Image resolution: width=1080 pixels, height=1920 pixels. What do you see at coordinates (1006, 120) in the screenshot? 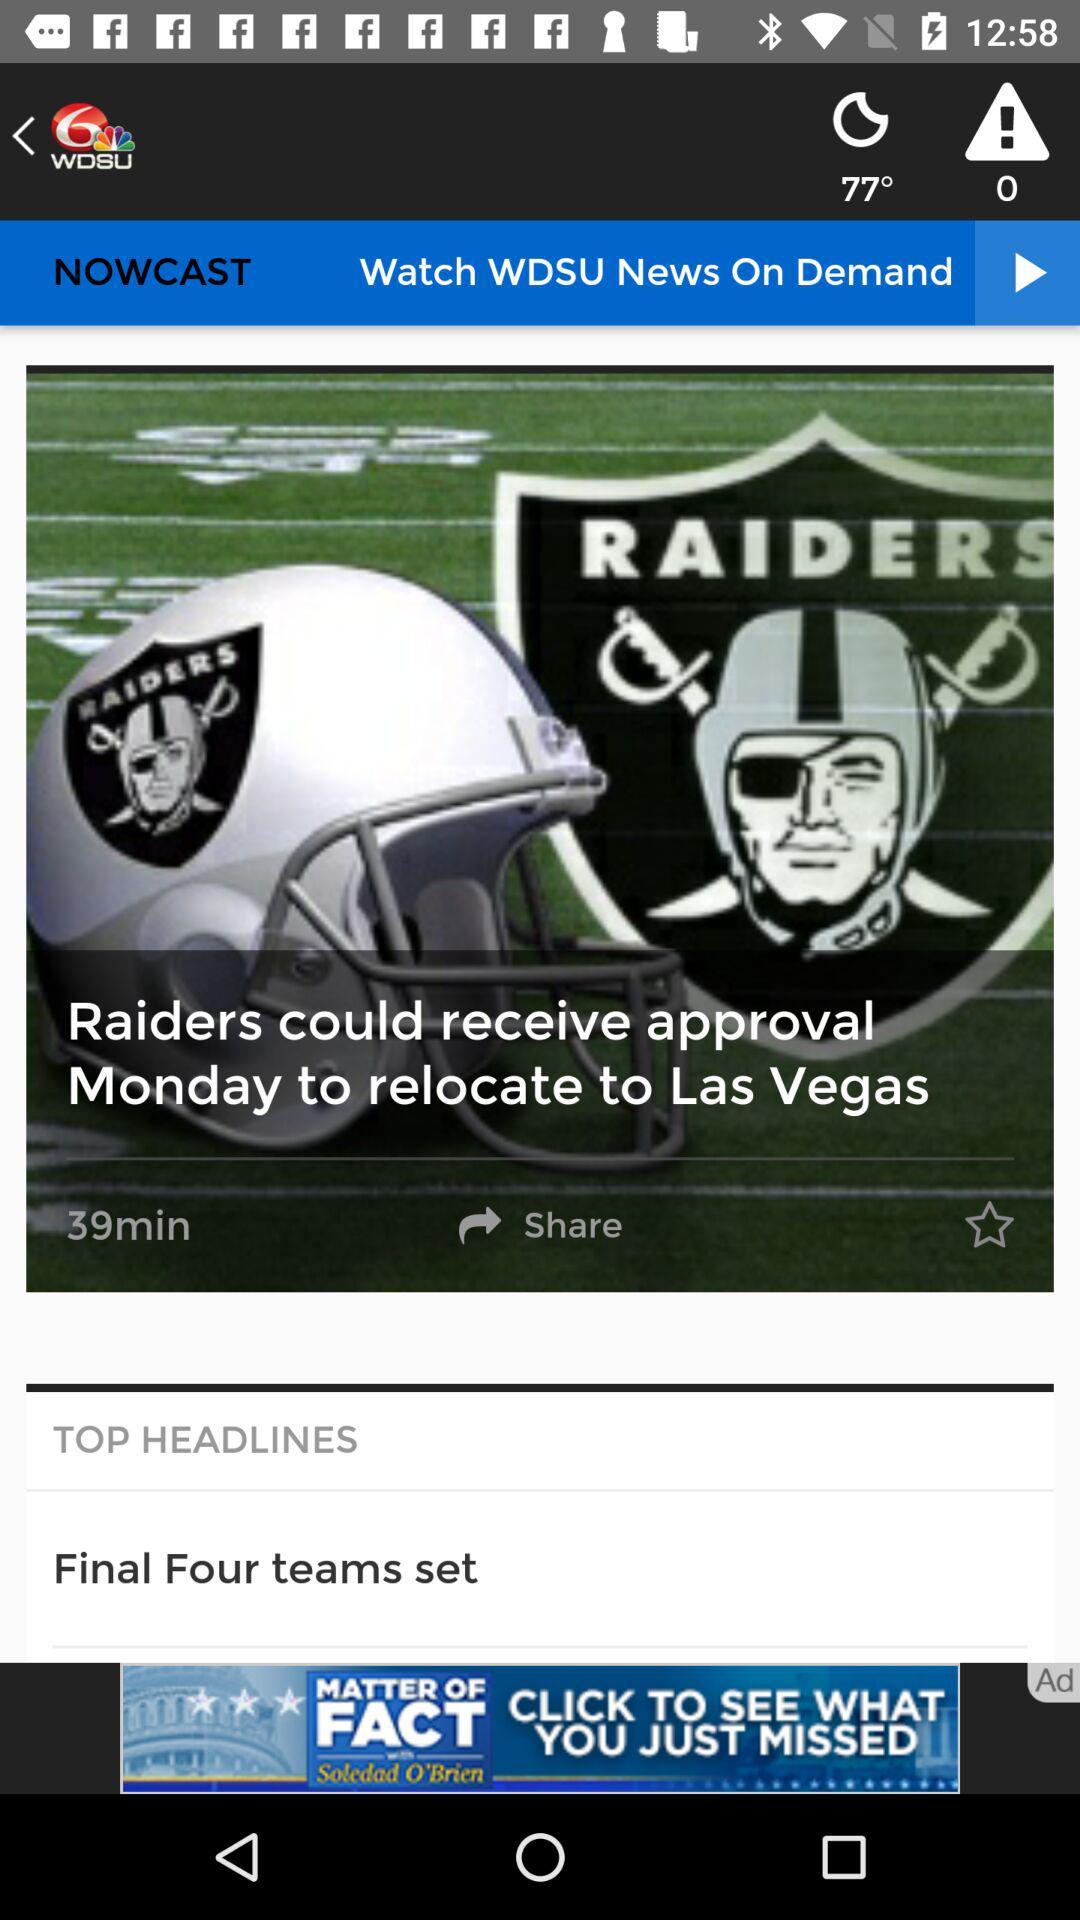
I see `the icon above 0` at bounding box center [1006, 120].